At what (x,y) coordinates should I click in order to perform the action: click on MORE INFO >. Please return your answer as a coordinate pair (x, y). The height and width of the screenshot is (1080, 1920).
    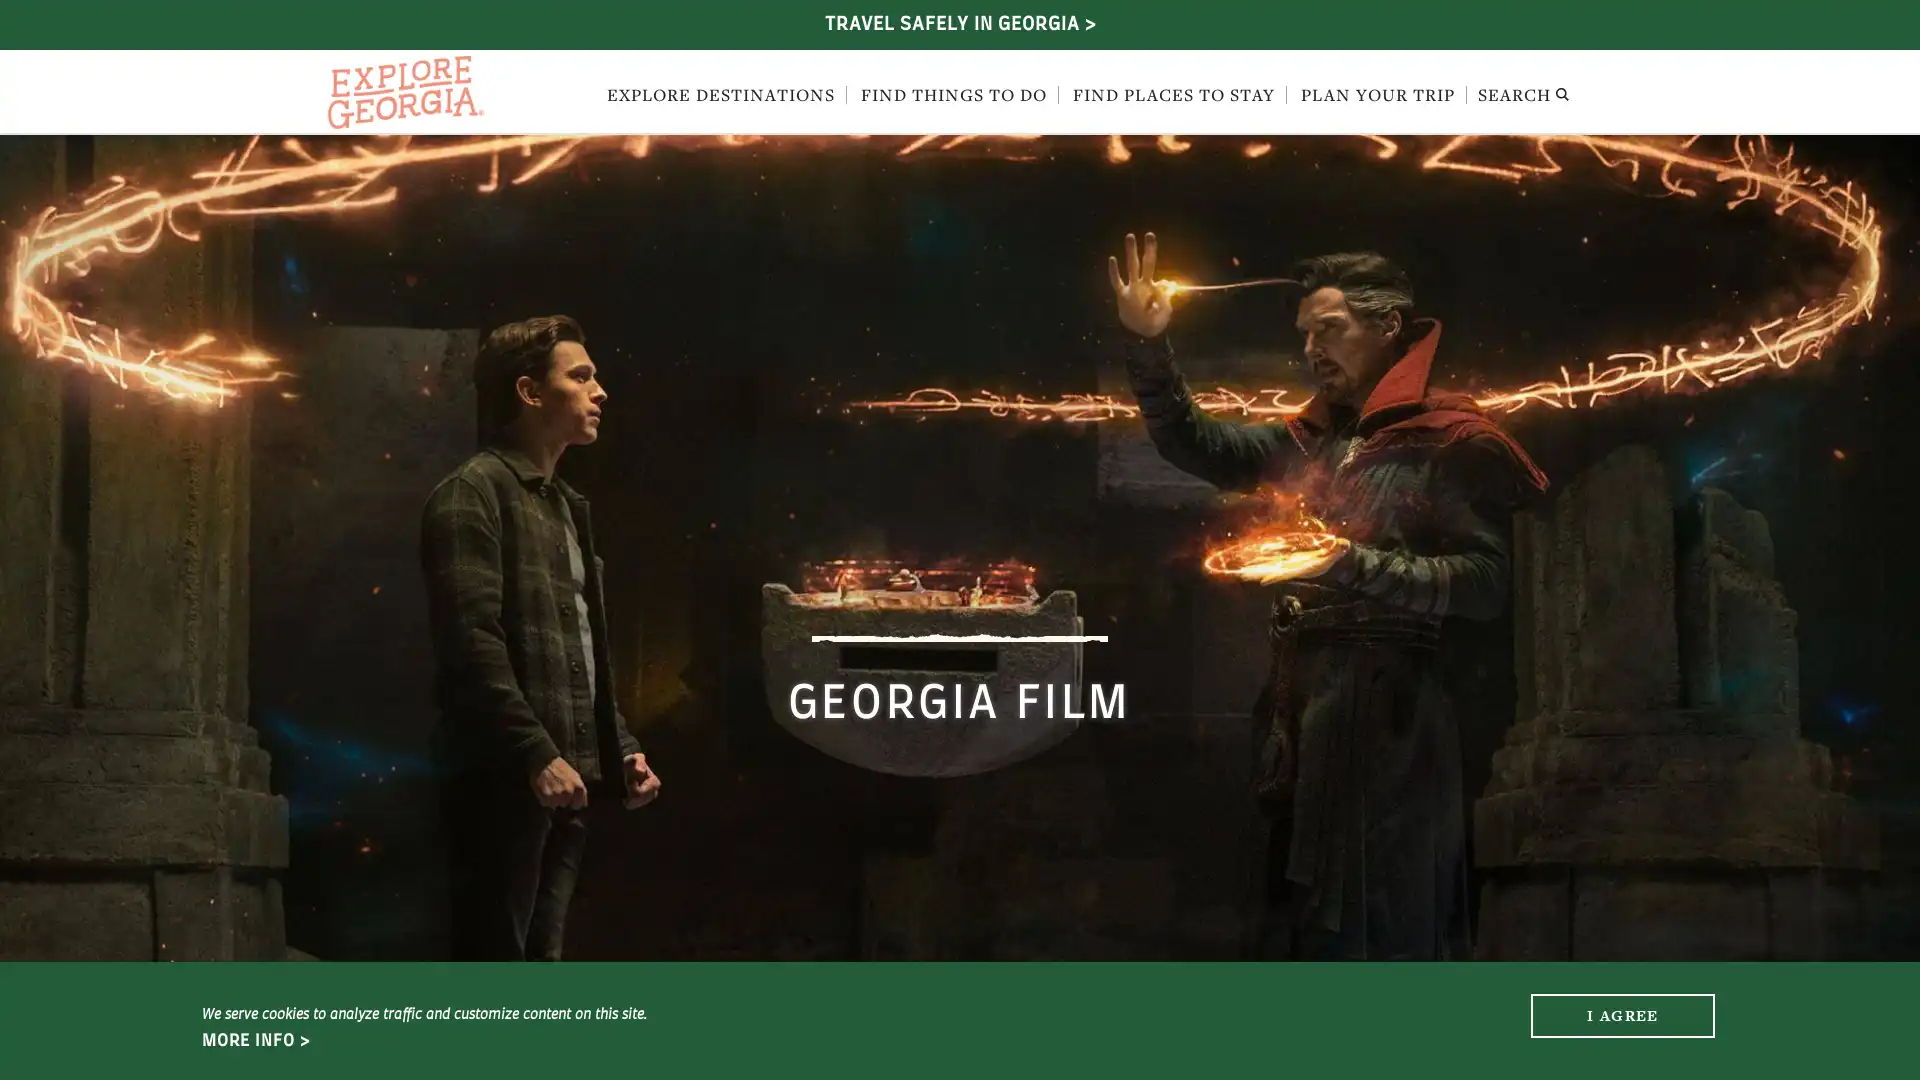
    Looking at the image, I should click on (254, 1040).